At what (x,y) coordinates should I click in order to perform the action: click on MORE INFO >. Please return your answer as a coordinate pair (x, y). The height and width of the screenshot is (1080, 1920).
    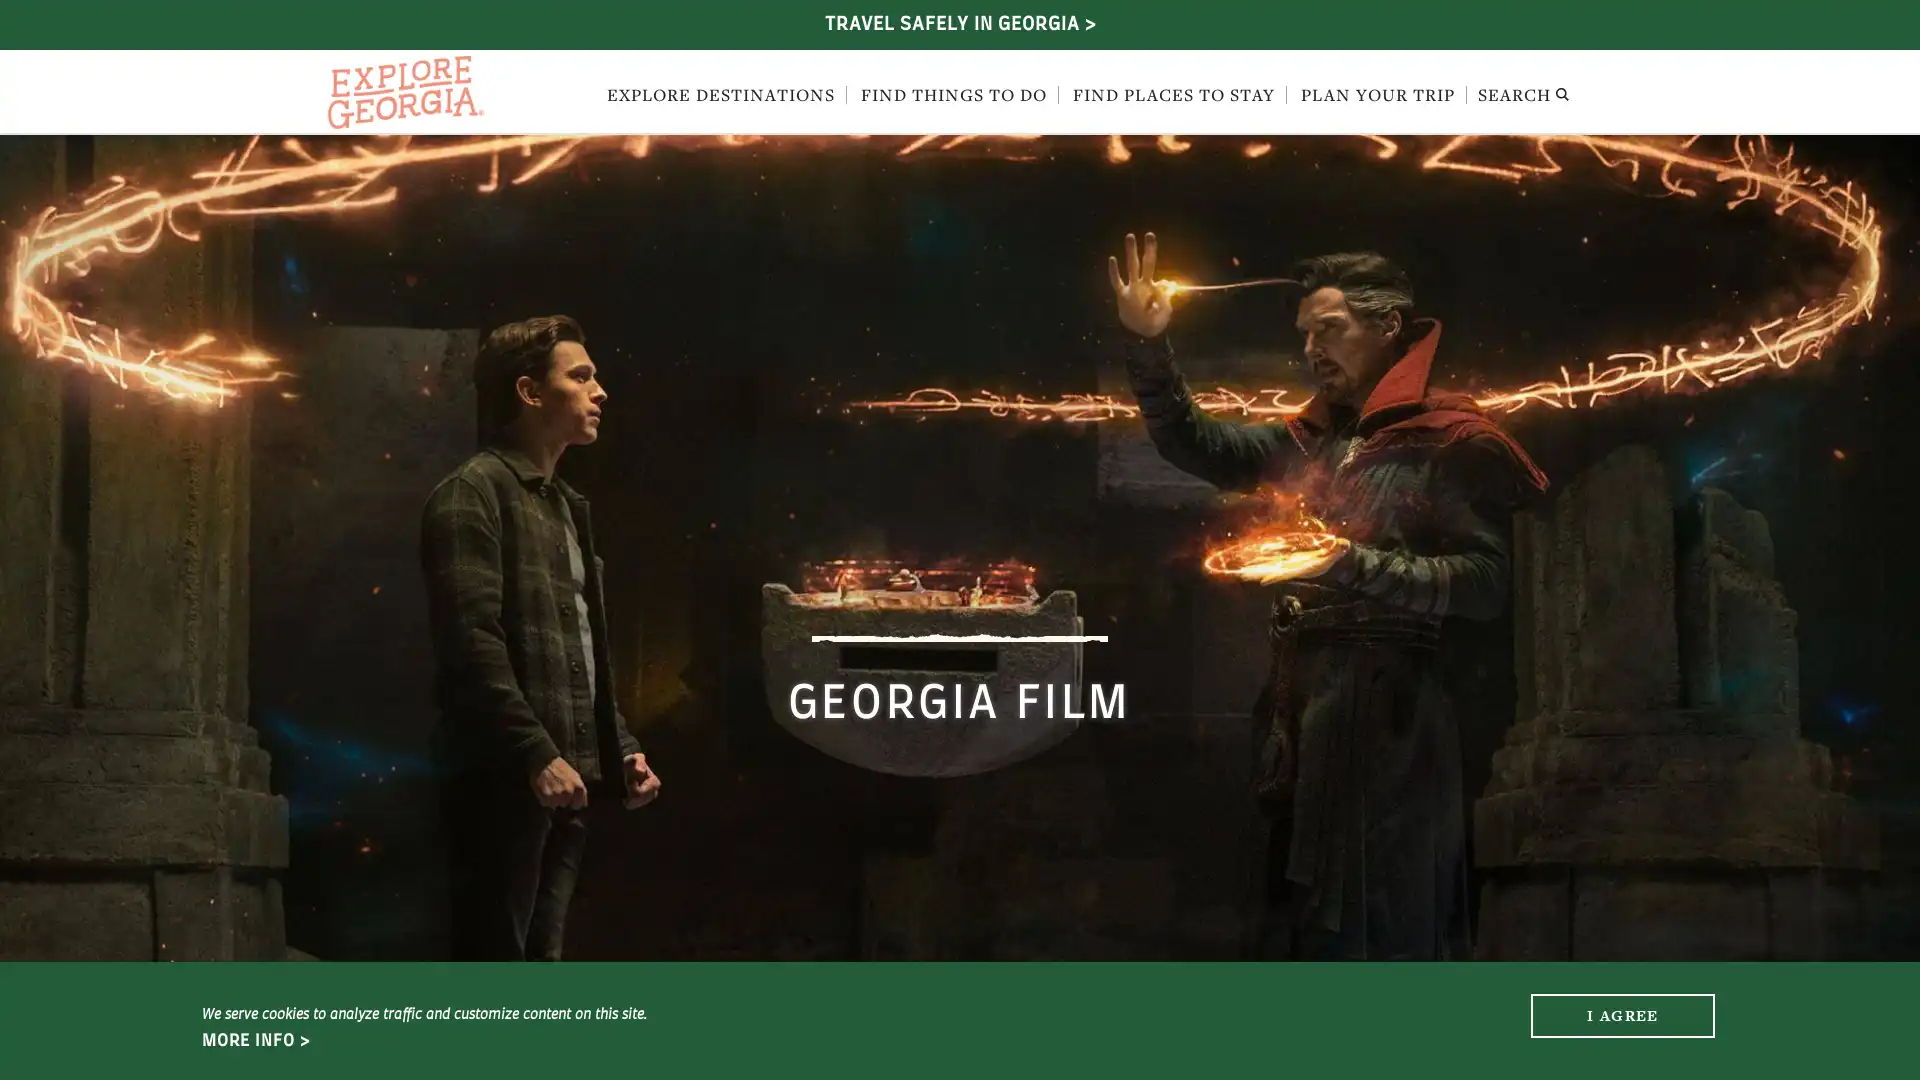
    Looking at the image, I should click on (254, 1040).